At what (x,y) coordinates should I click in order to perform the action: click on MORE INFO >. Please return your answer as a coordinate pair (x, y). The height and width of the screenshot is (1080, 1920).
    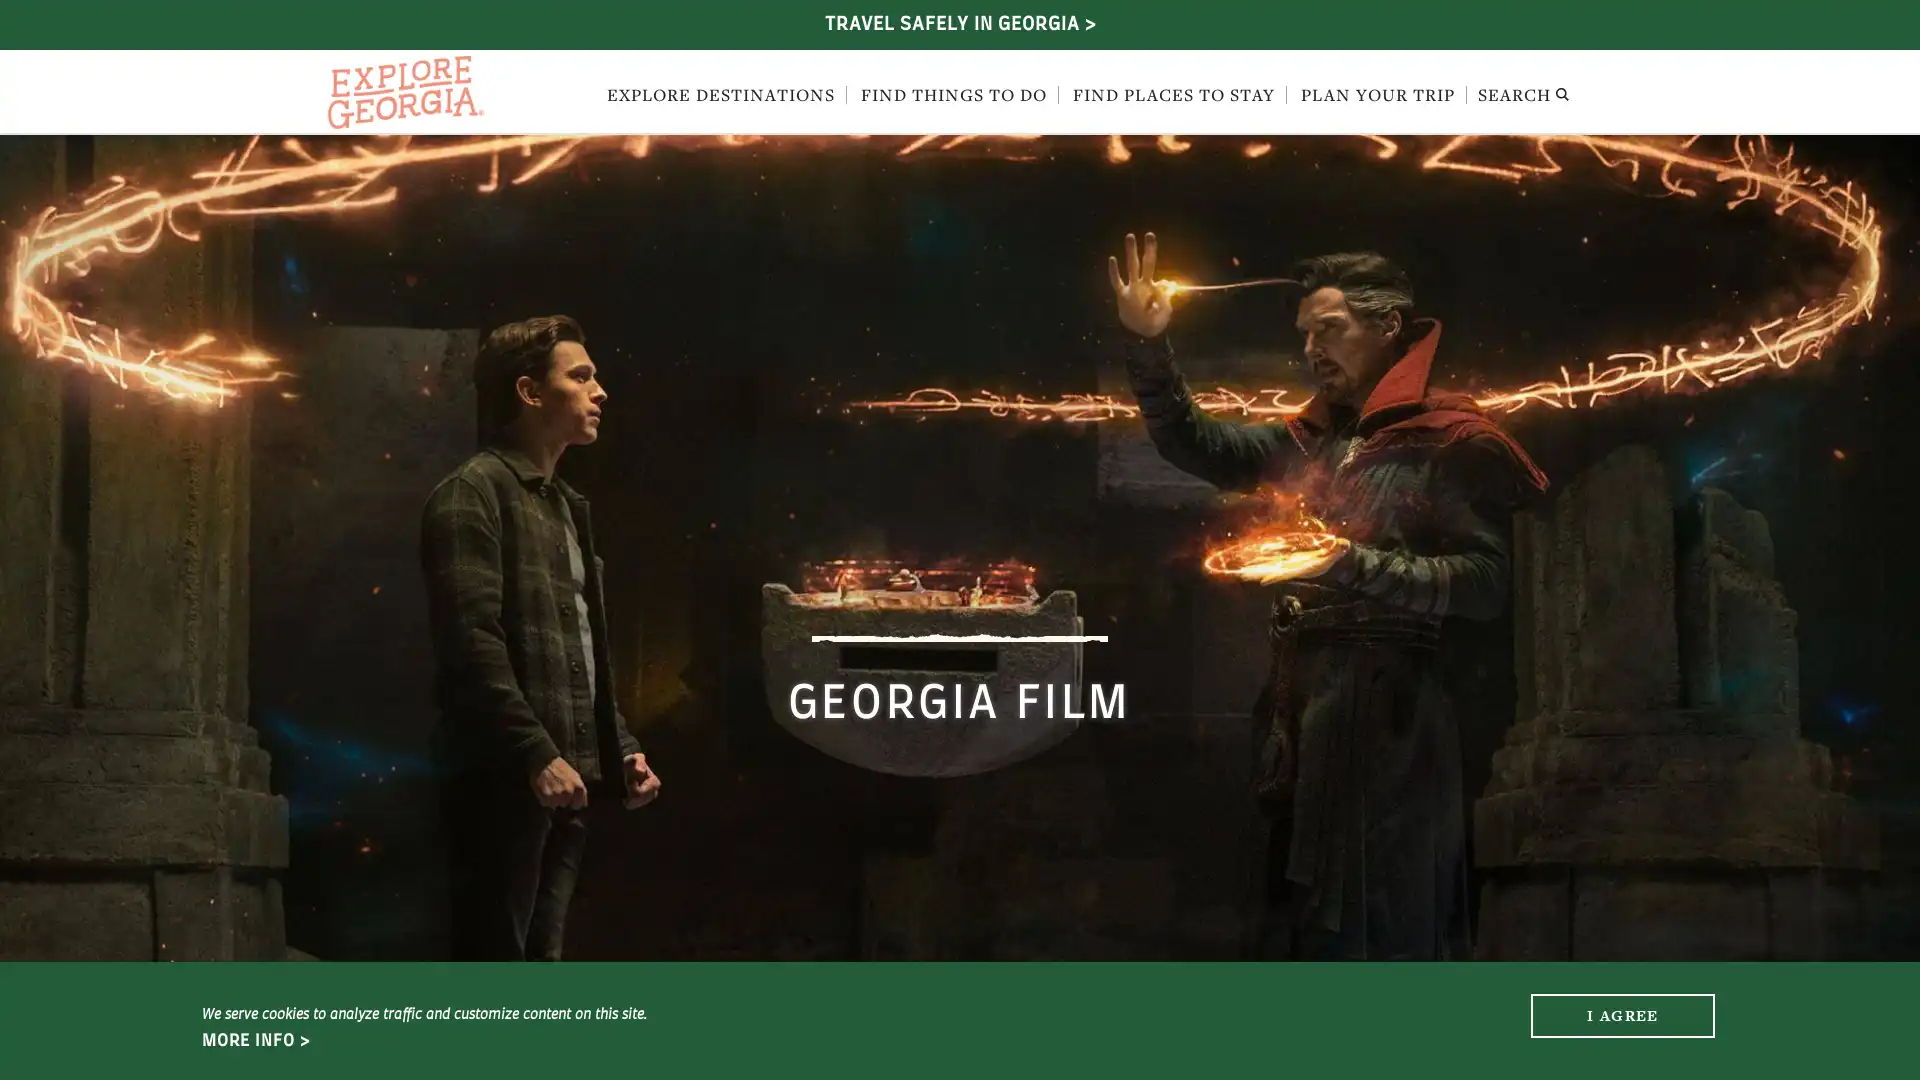
    Looking at the image, I should click on (254, 1040).